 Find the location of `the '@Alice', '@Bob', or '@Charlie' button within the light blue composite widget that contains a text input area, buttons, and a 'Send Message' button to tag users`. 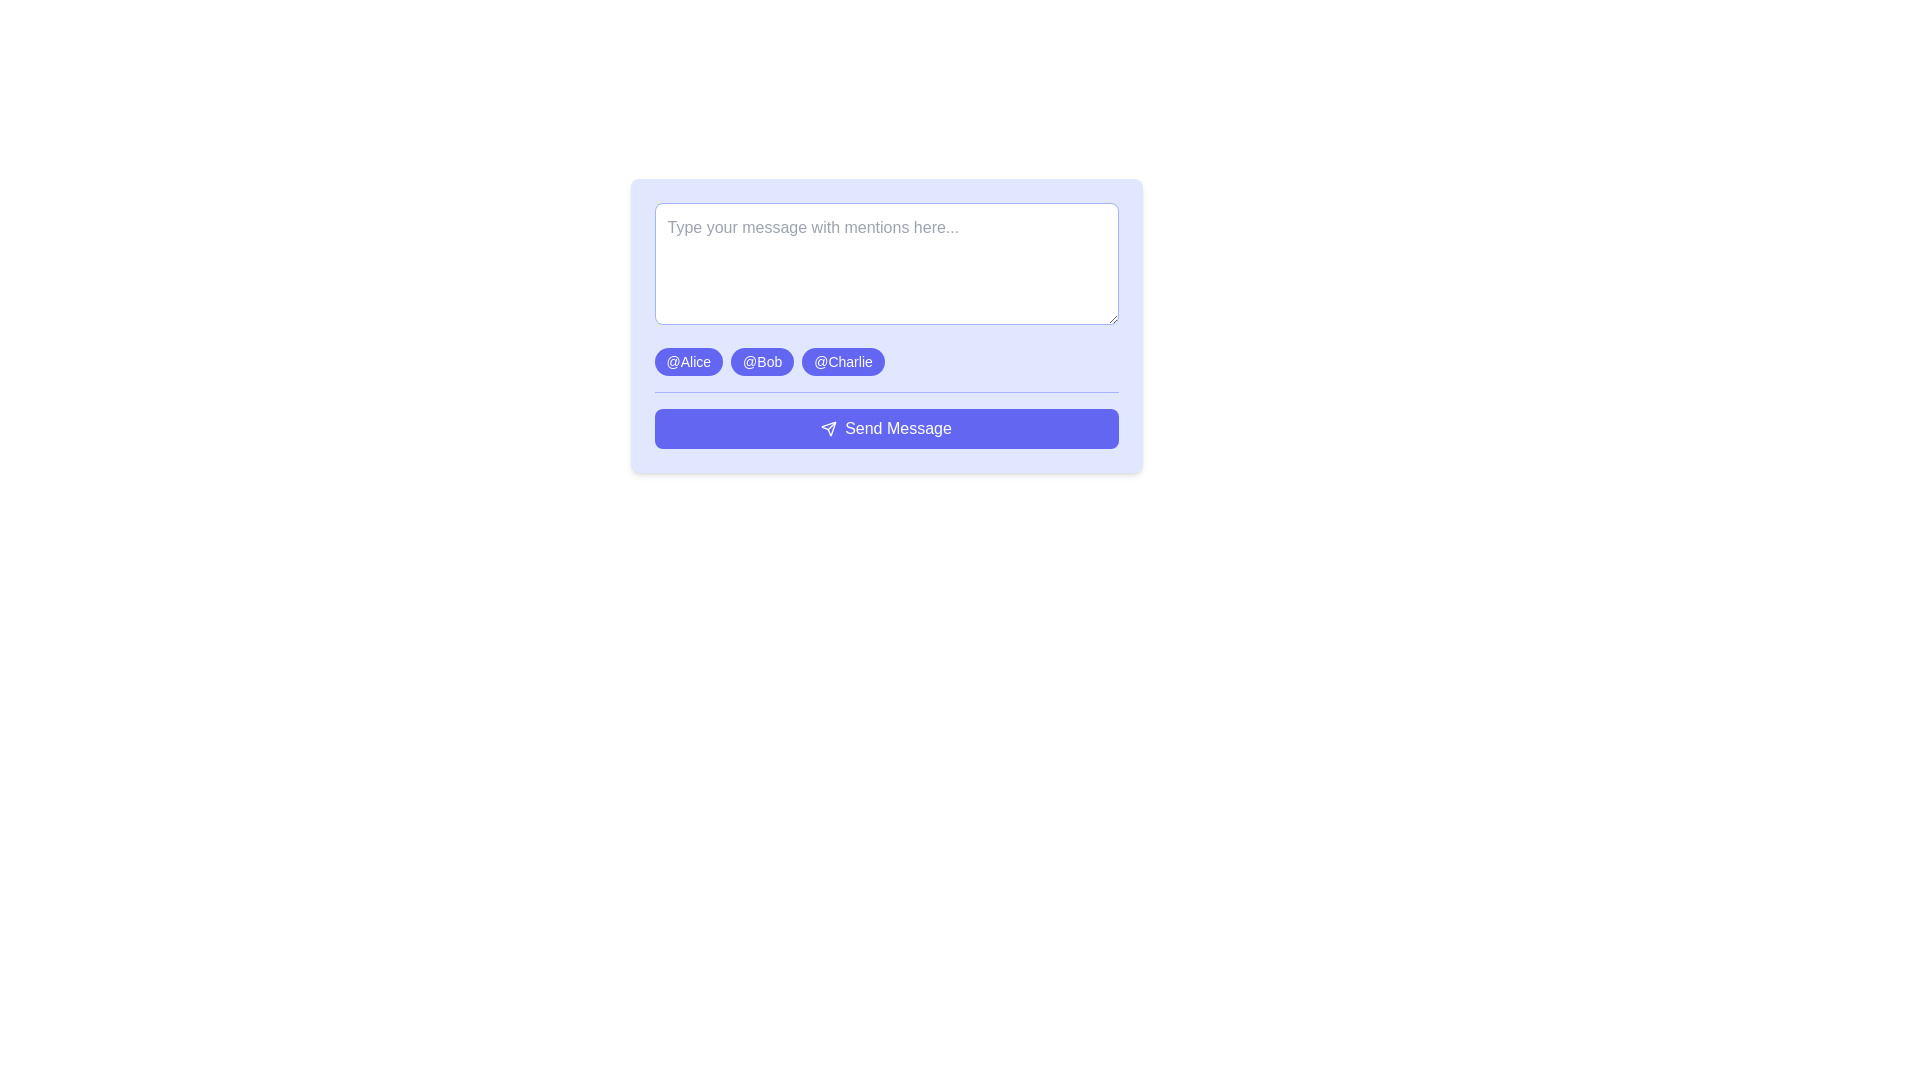

the '@Alice', '@Bob', or '@Charlie' button within the light blue composite widget that contains a text input area, buttons, and a 'Send Message' button to tag users is located at coordinates (885, 325).